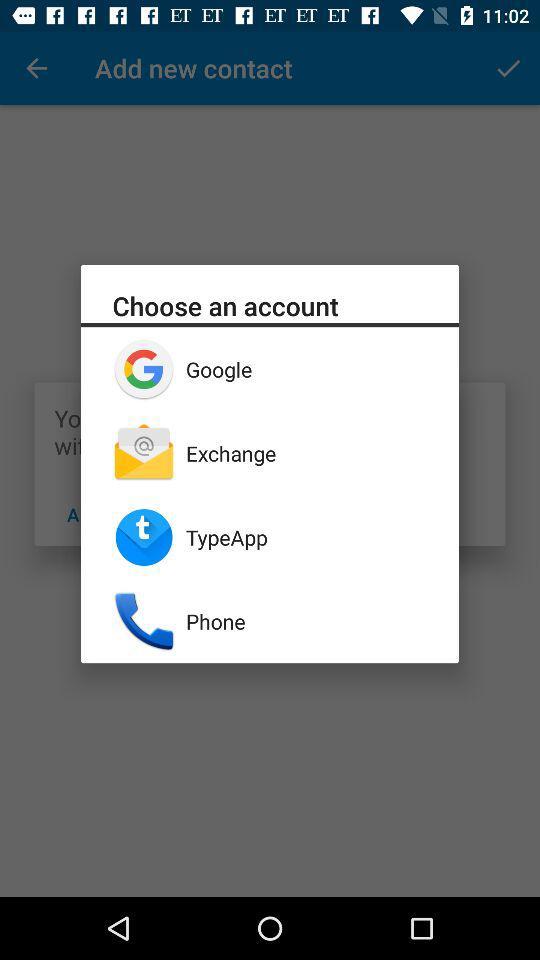 Image resolution: width=540 pixels, height=960 pixels. What do you see at coordinates (306, 368) in the screenshot?
I see `google app` at bounding box center [306, 368].